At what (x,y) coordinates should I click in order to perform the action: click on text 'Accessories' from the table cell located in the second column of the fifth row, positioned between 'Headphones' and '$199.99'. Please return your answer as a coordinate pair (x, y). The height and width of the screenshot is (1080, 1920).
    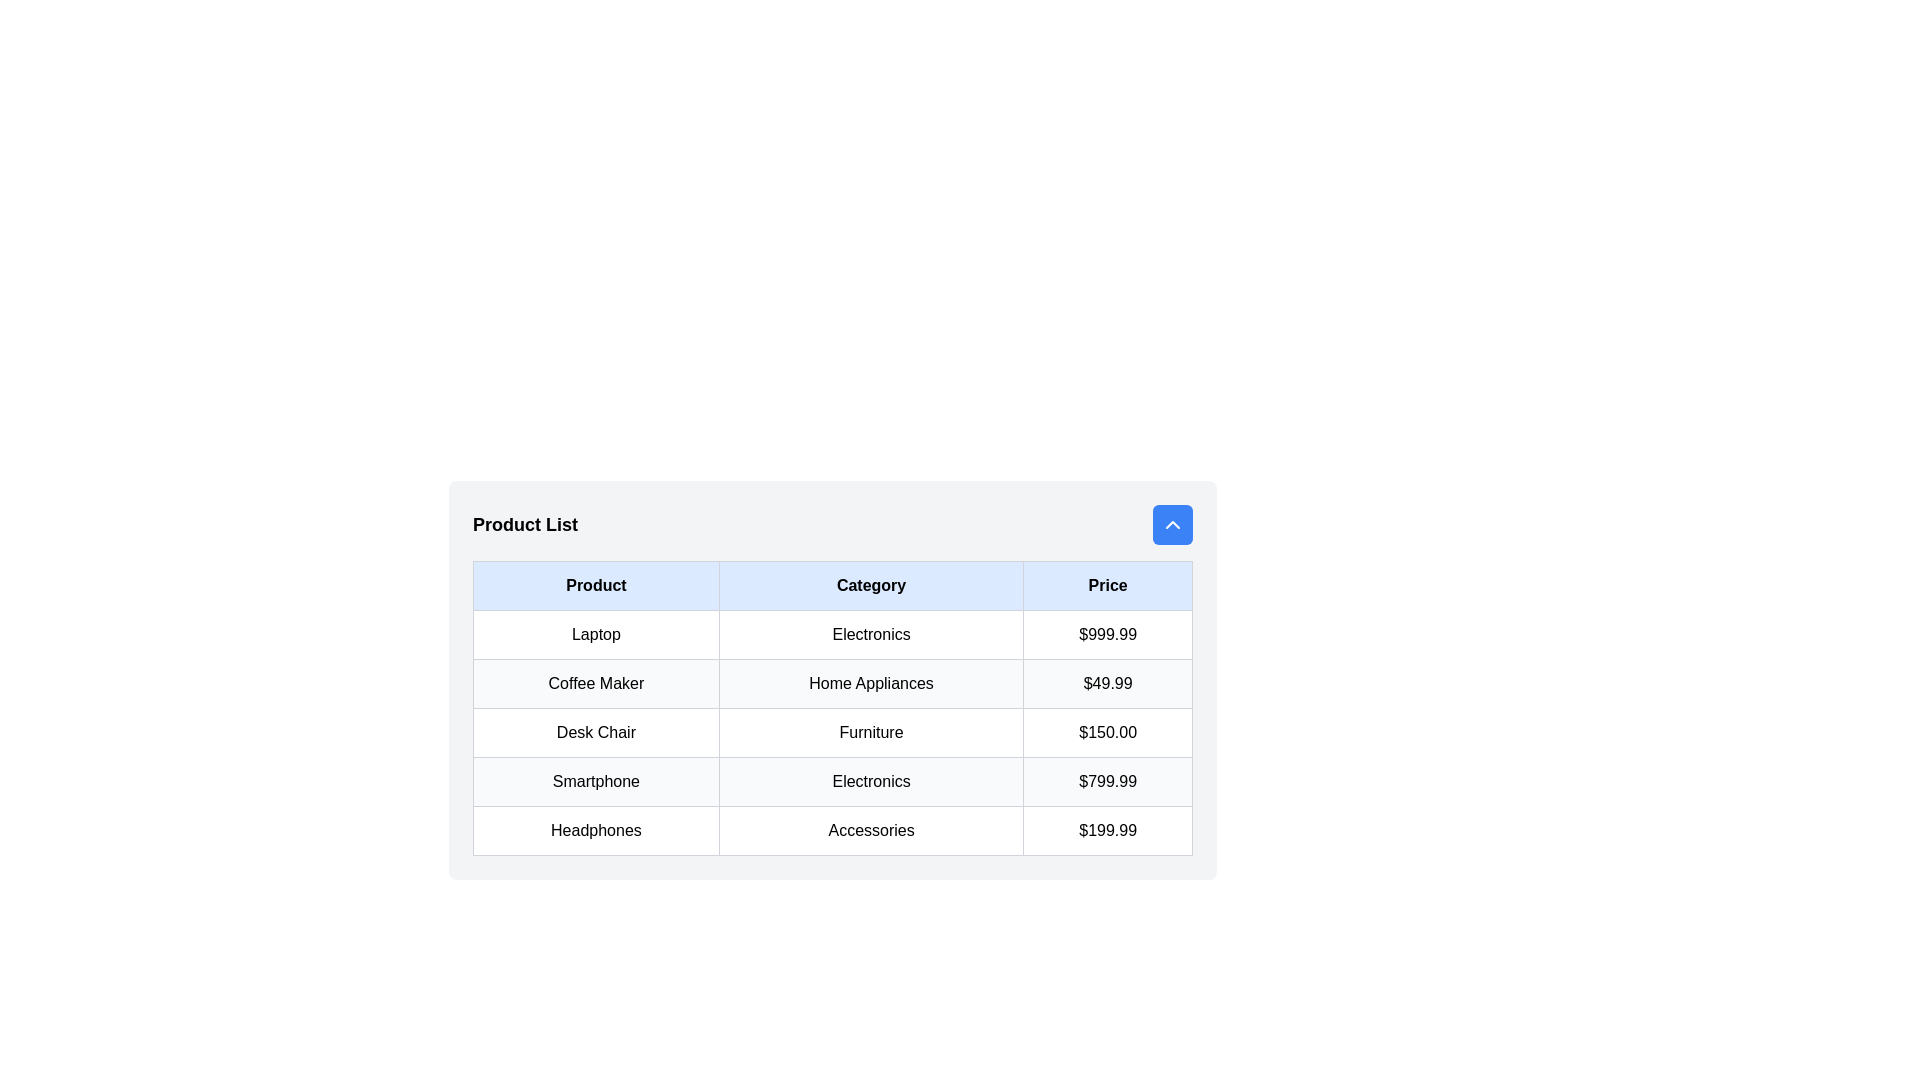
    Looking at the image, I should click on (871, 830).